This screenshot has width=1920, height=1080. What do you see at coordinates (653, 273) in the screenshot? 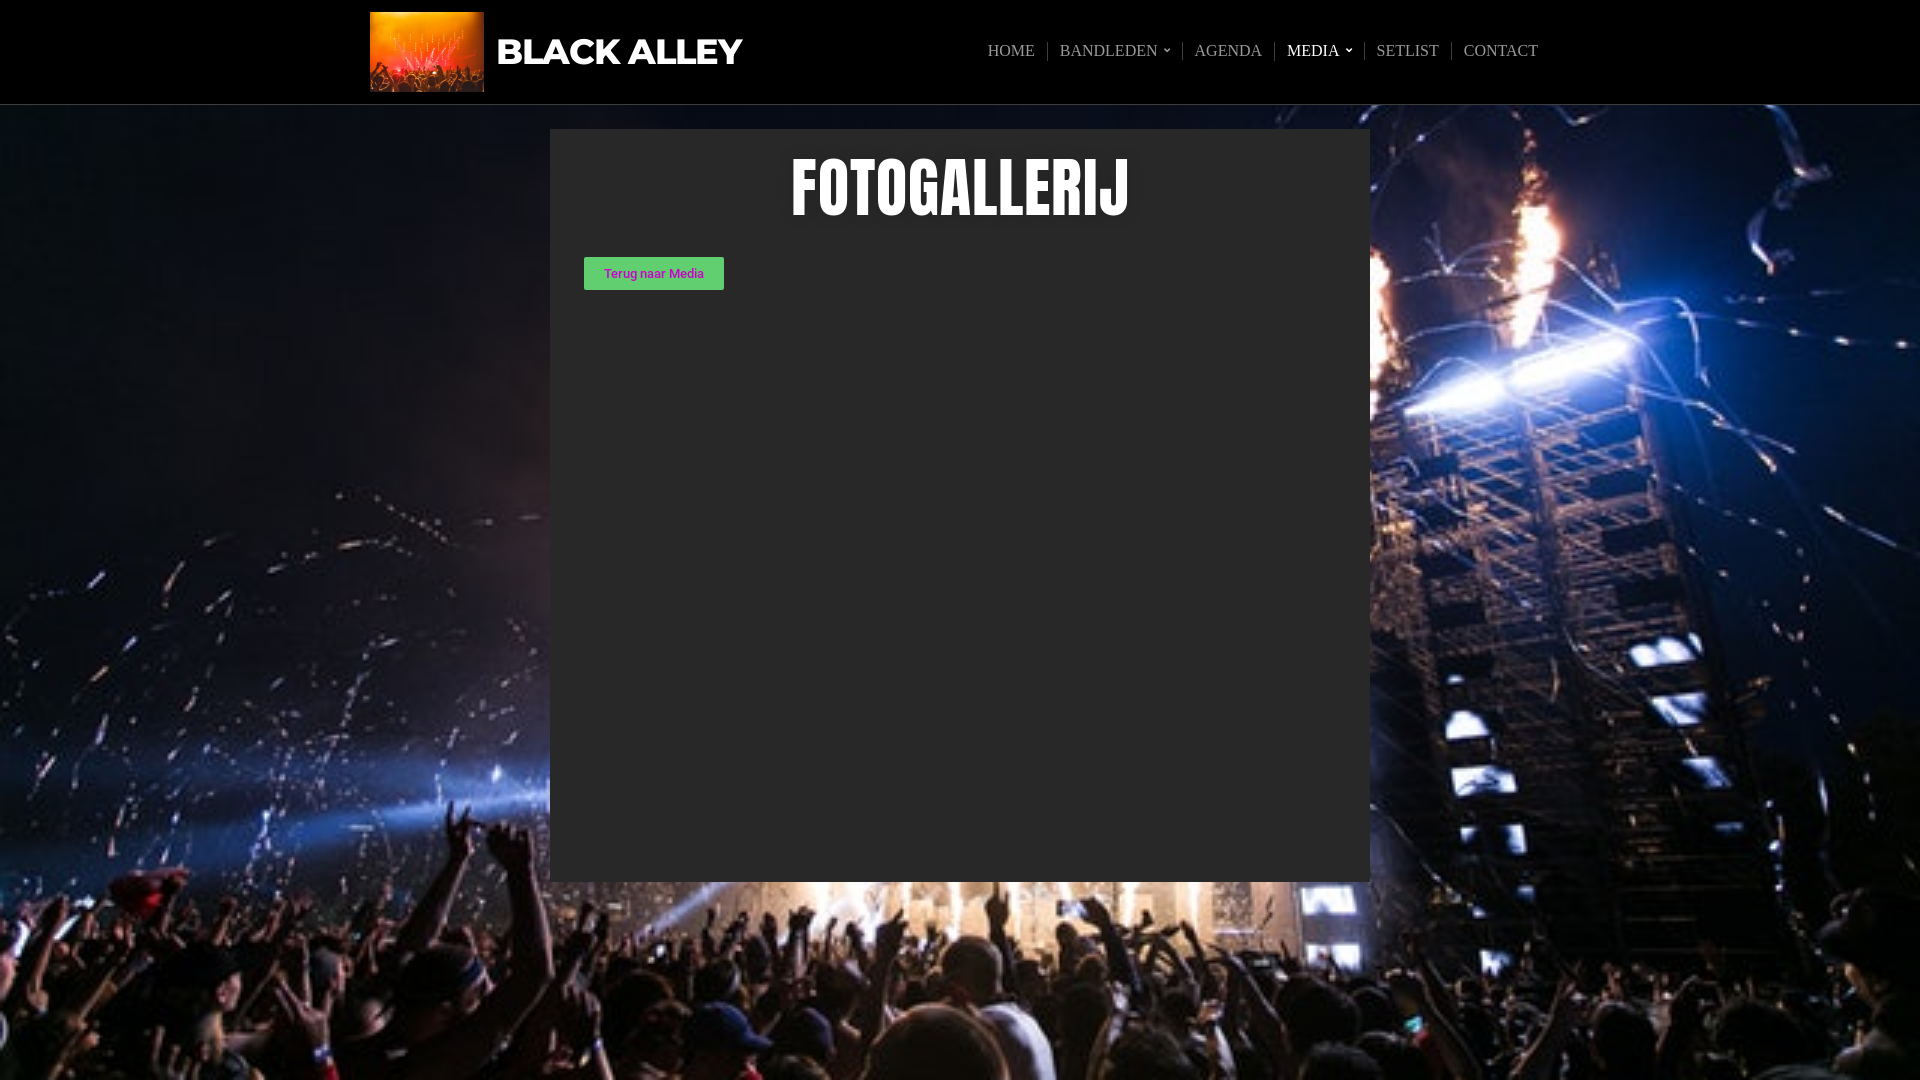
I see `'Terug naar Media'` at bounding box center [653, 273].